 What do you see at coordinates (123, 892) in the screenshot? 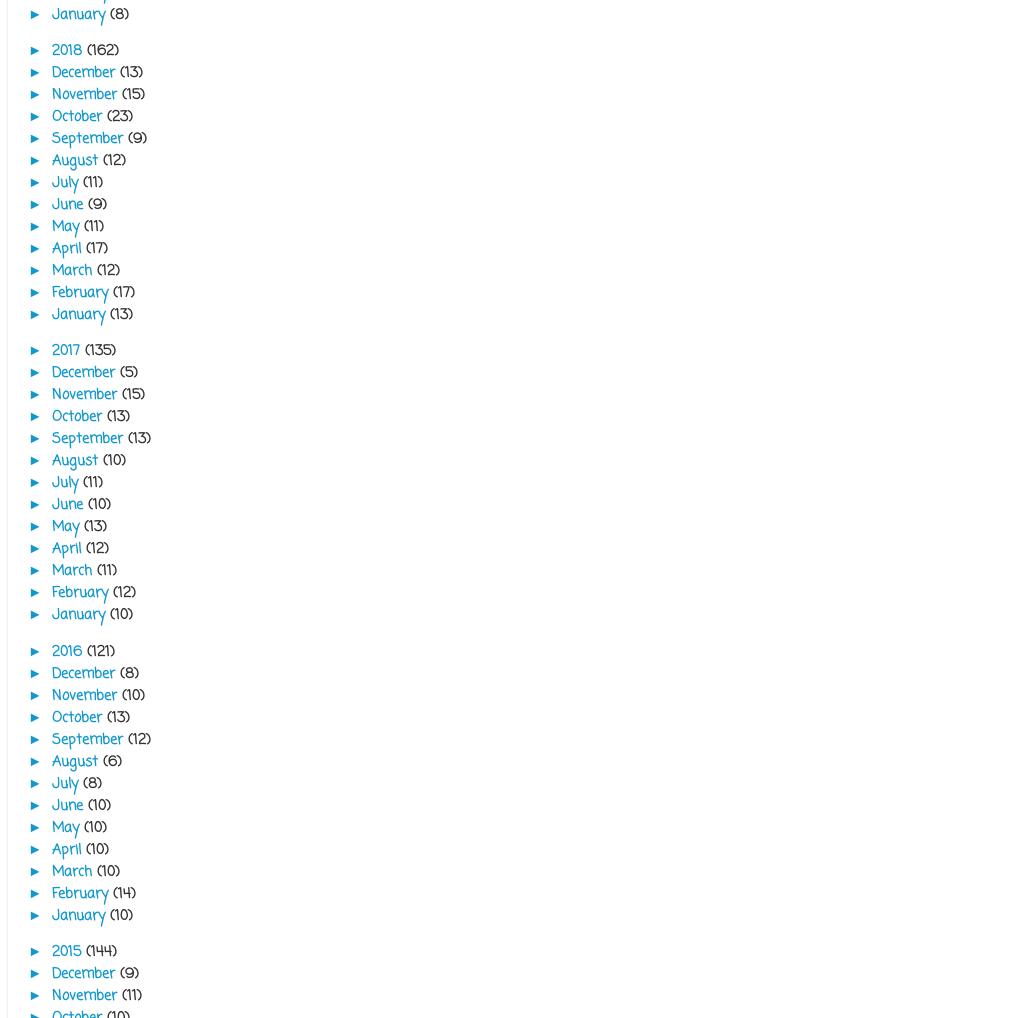
I see `'(14)'` at bounding box center [123, 892].